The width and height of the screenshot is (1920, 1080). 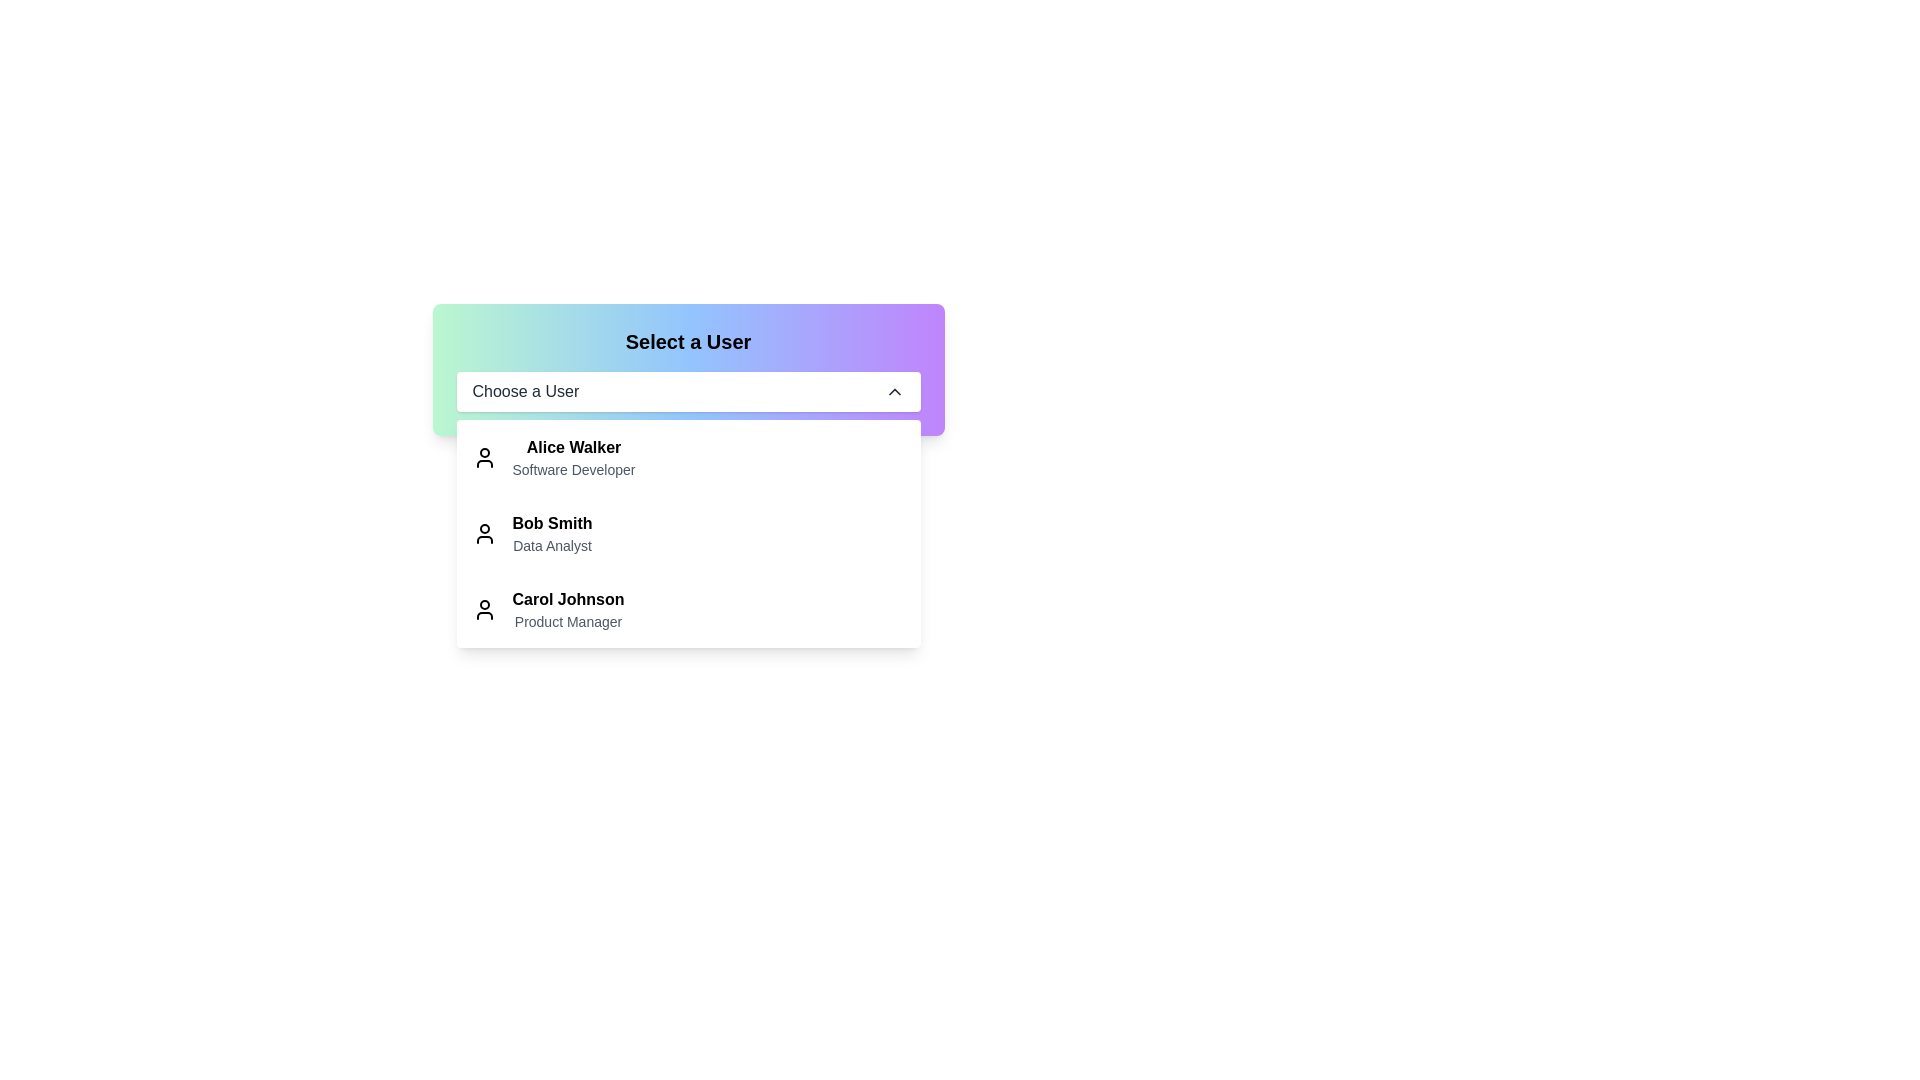 What do you see at coordinates (567, 599) in the screenshot?
I see `the 'Carol Johnson' text label` at bounding box center [567, 599].